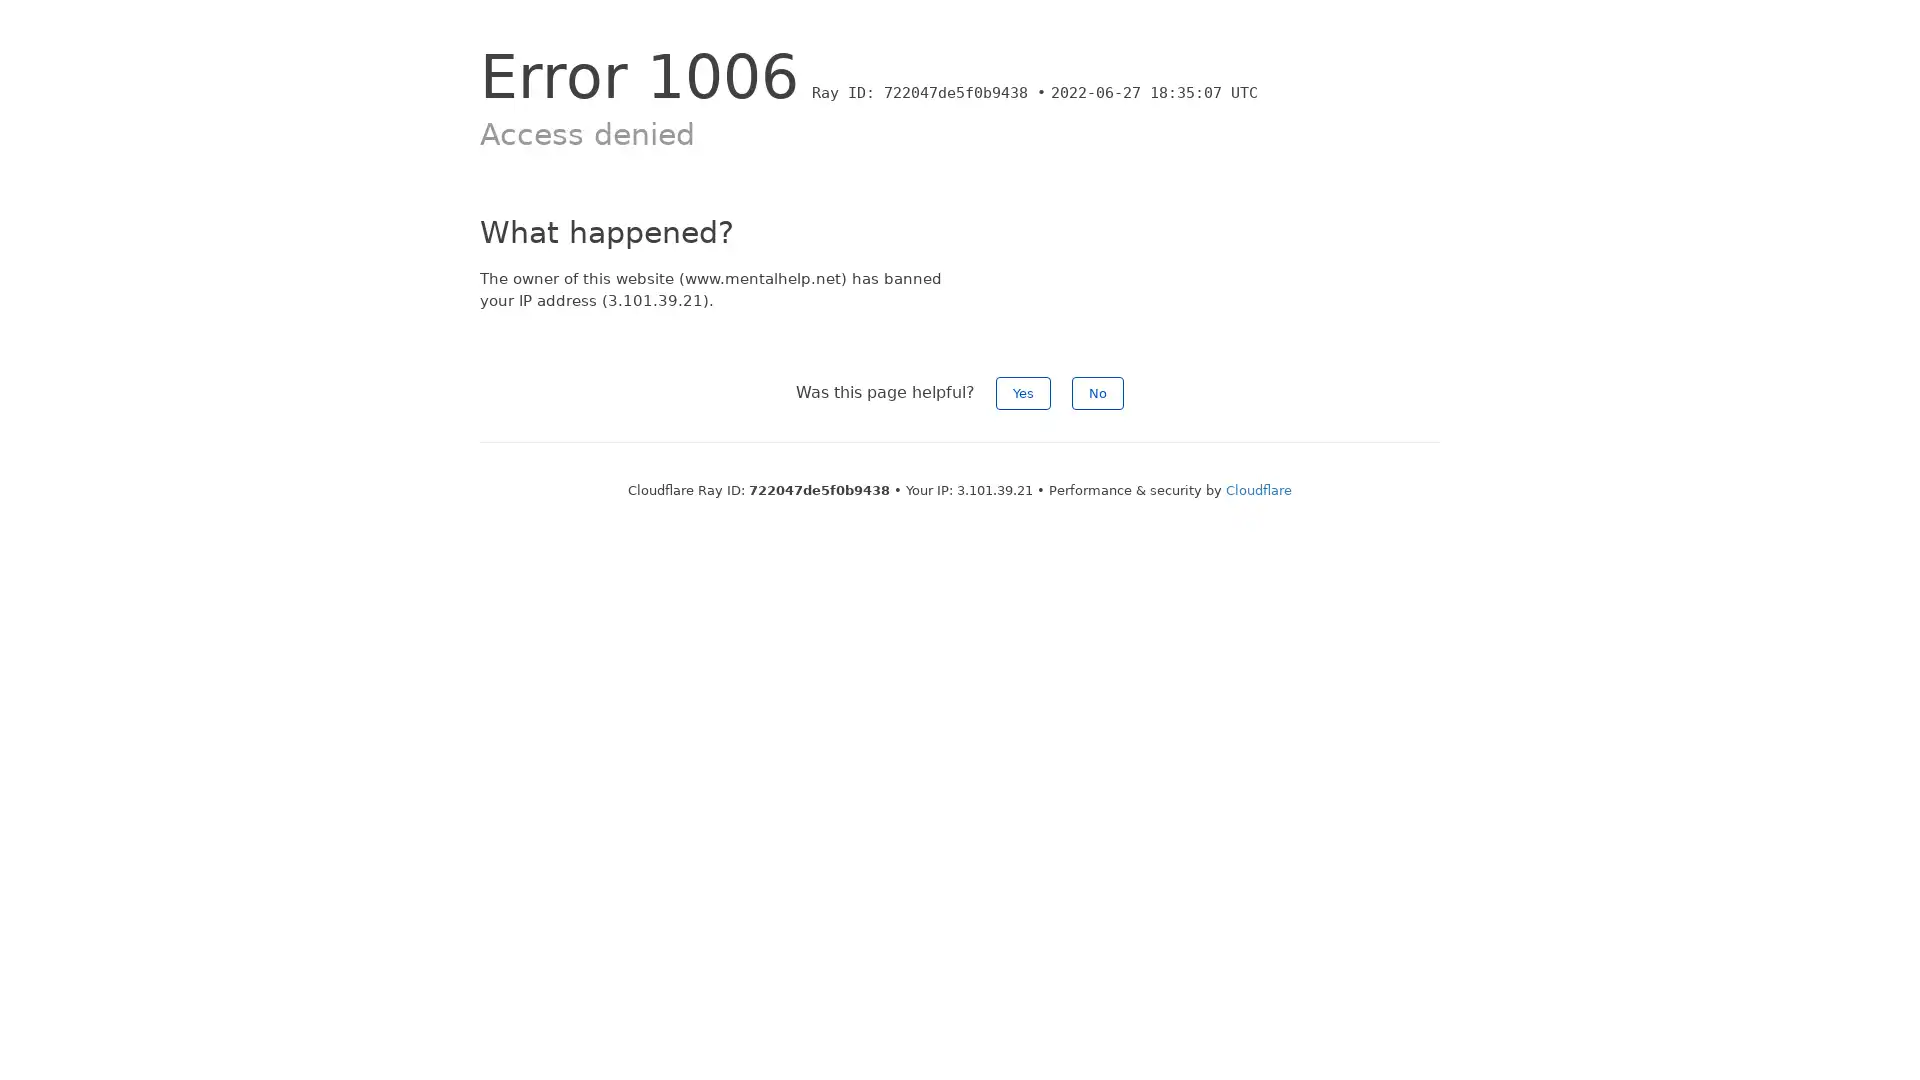 The height and width of the screenshot is (1080, 1920). I want to click on Yes, so click(1023, 392).